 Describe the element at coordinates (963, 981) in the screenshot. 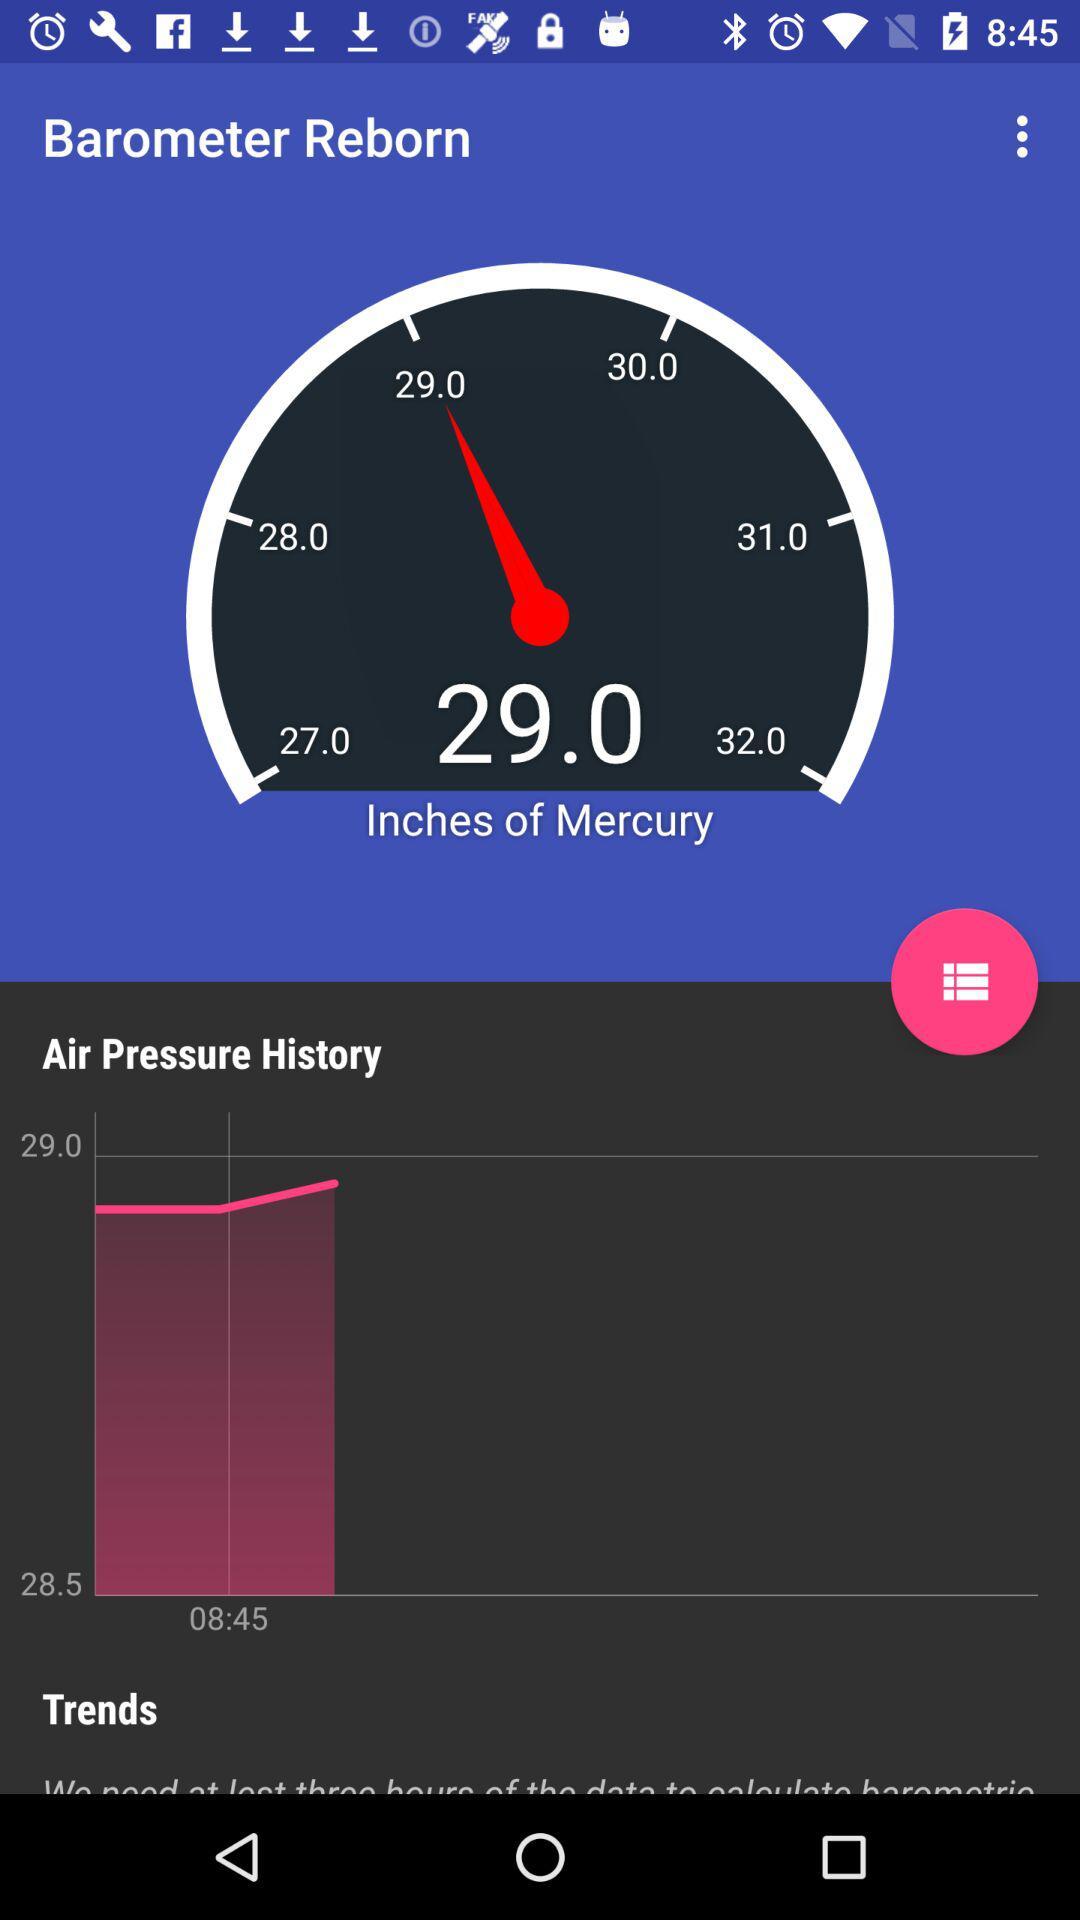

I see `icon on the right` at that location.